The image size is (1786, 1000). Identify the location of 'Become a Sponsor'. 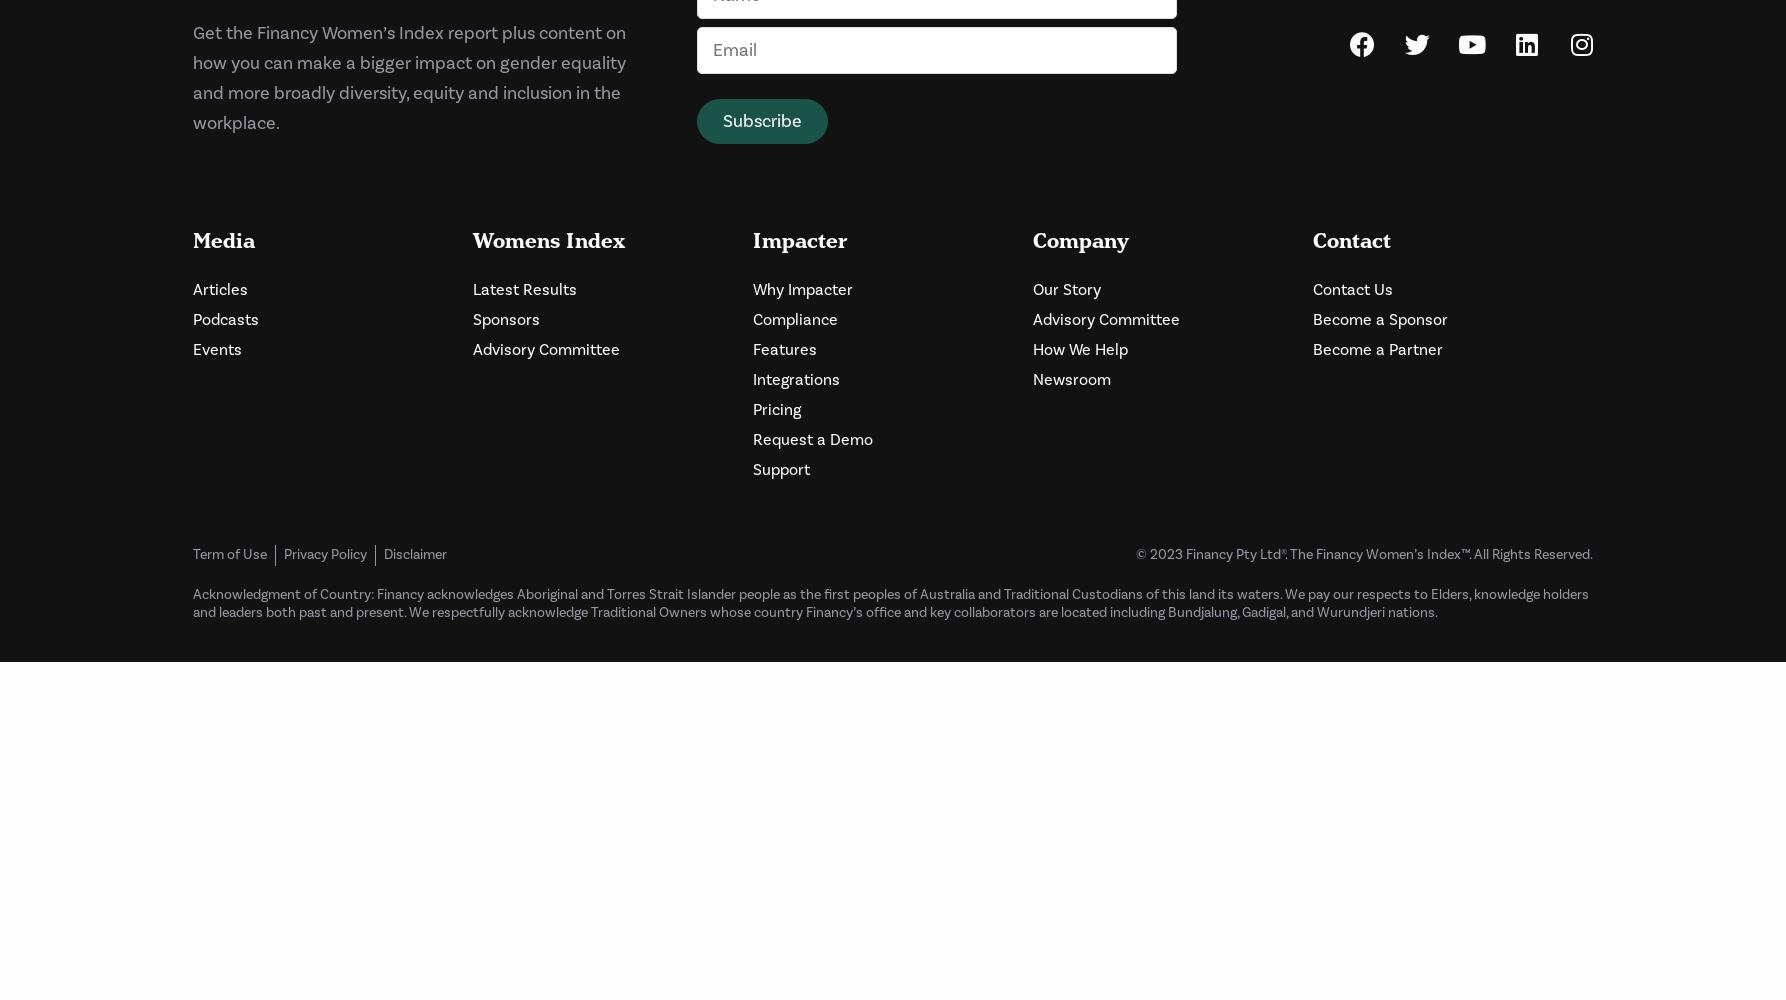
(1313, 318).